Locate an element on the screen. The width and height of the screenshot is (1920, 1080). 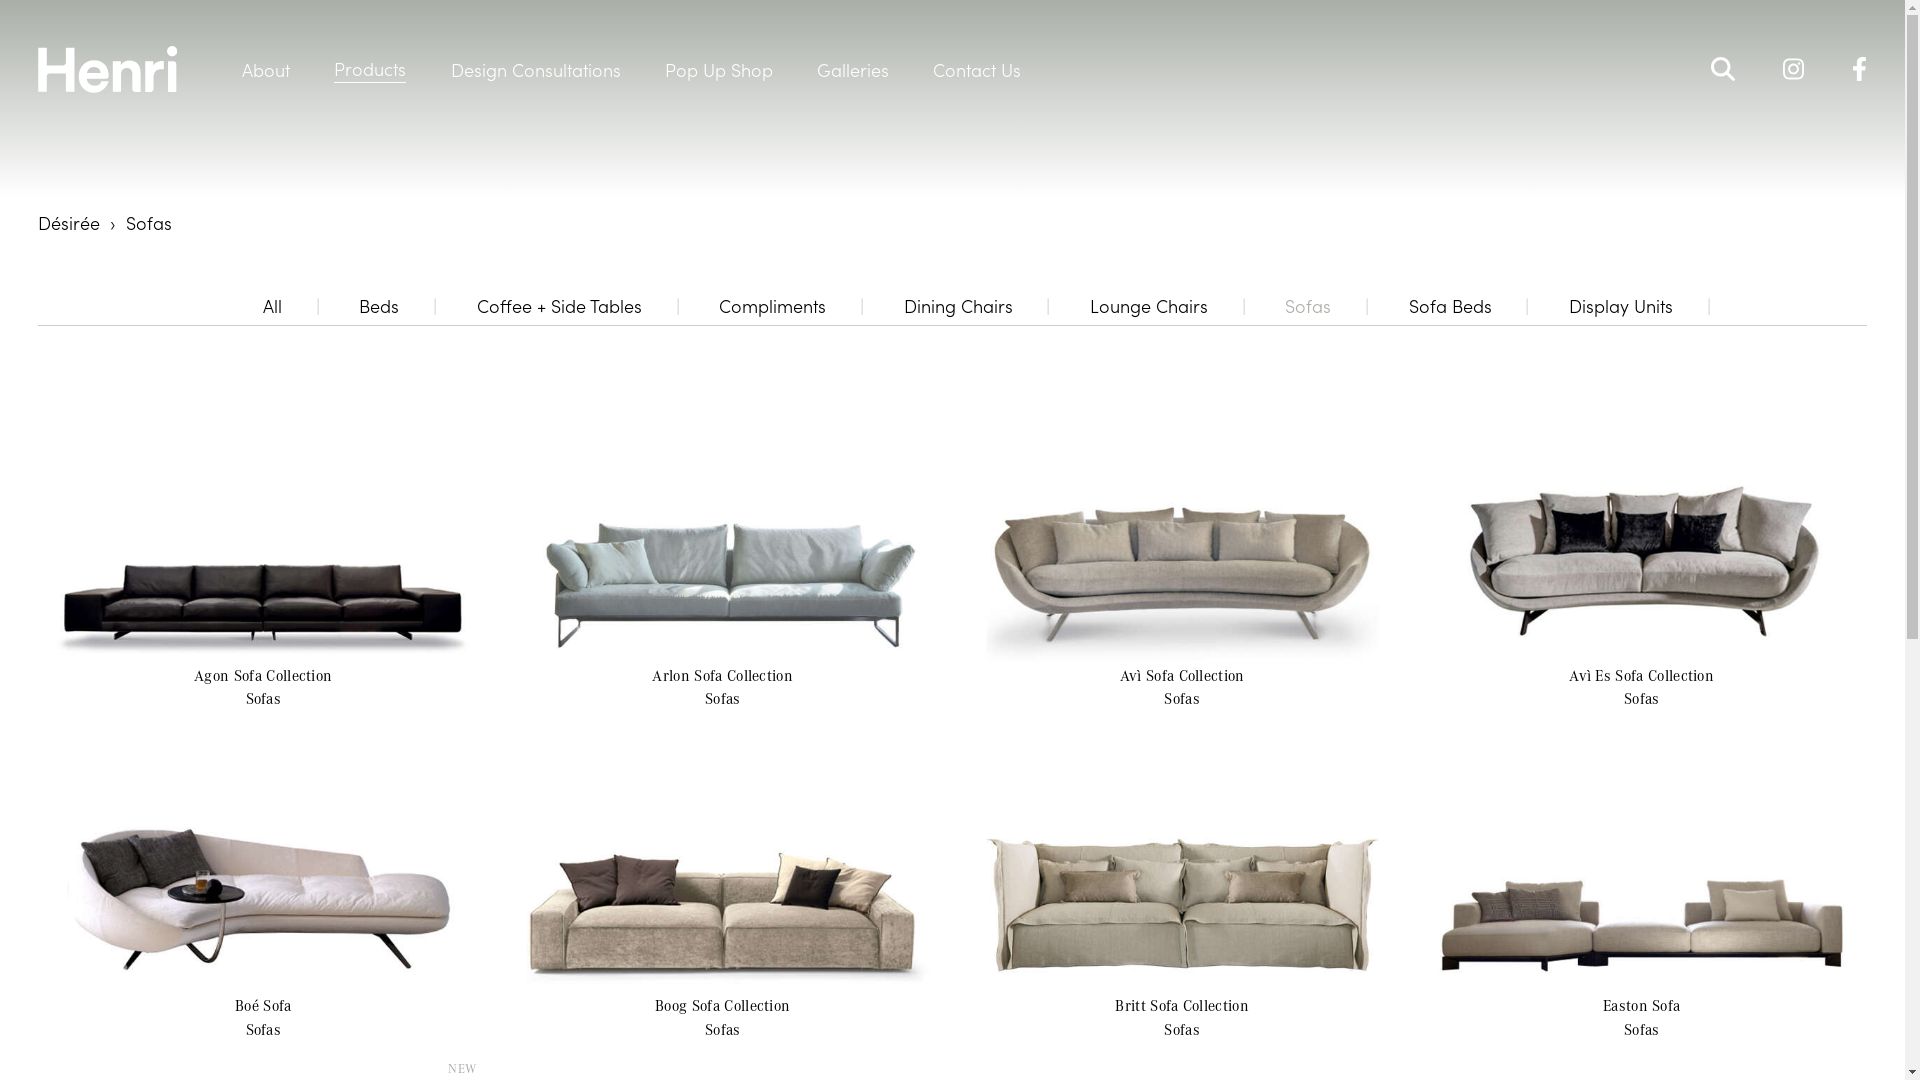
'Contact Us' is located at coordinates (977, 68).